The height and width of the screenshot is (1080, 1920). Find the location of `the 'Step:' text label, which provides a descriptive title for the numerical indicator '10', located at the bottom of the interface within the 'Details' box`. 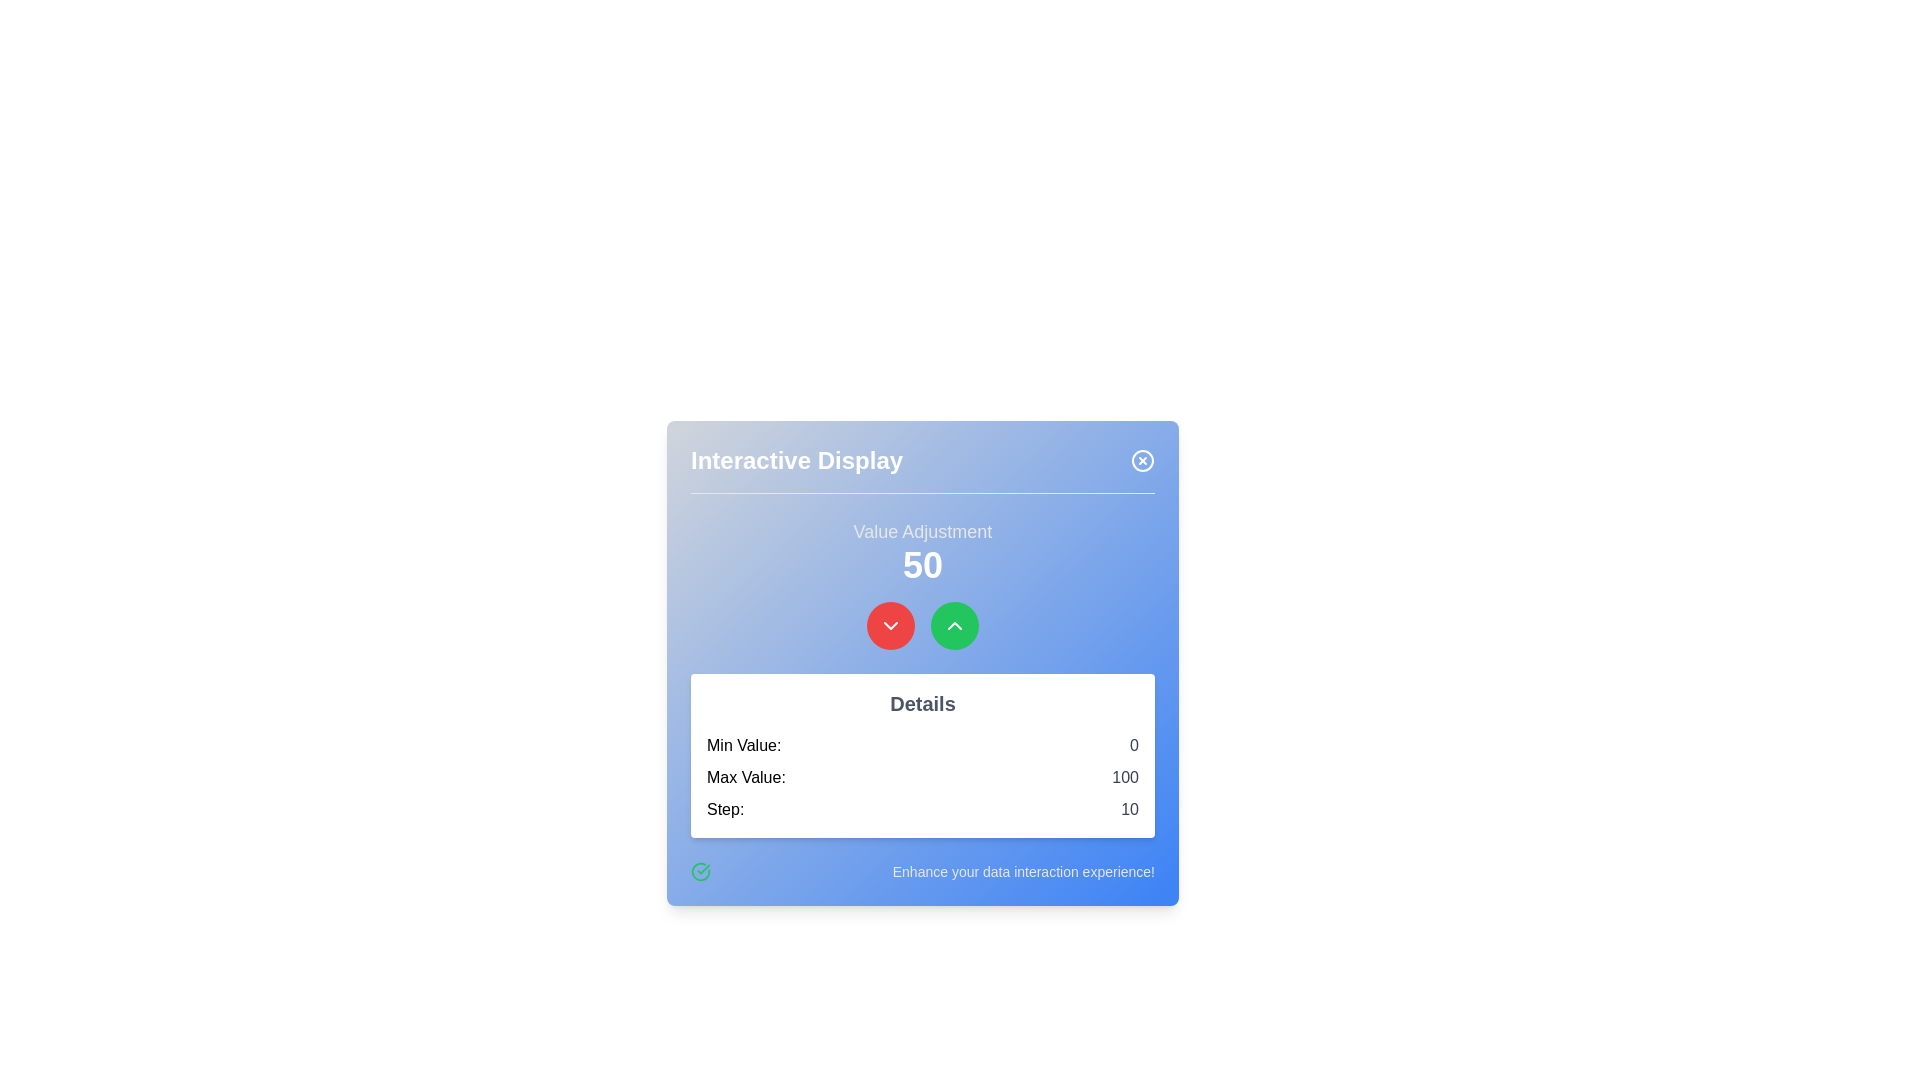

the 'Step:' text label, which provides a descriptive title for the numerical indicator '10', located at the bottom of the interface within the 'Details' box is located at coordinates (724, 810).